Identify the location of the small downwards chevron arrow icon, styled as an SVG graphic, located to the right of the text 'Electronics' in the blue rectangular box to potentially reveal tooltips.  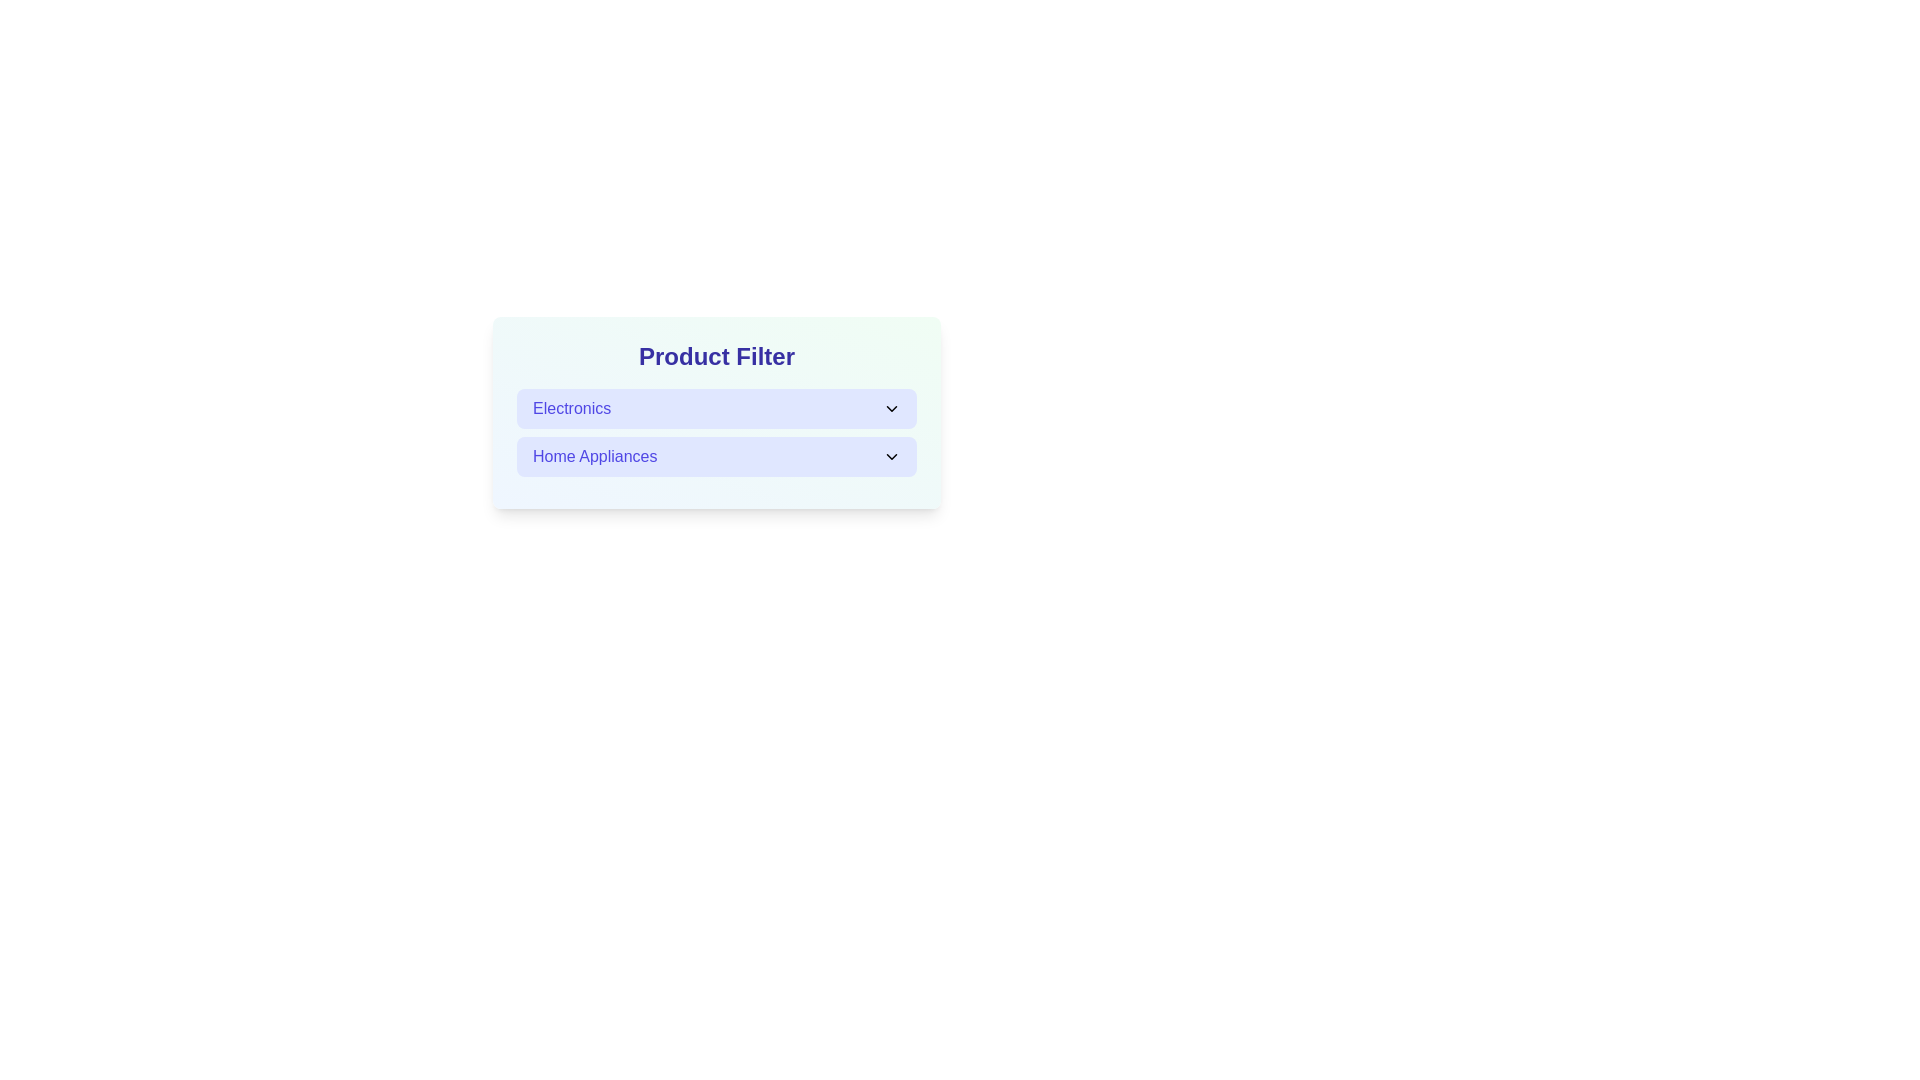
(891, 407).